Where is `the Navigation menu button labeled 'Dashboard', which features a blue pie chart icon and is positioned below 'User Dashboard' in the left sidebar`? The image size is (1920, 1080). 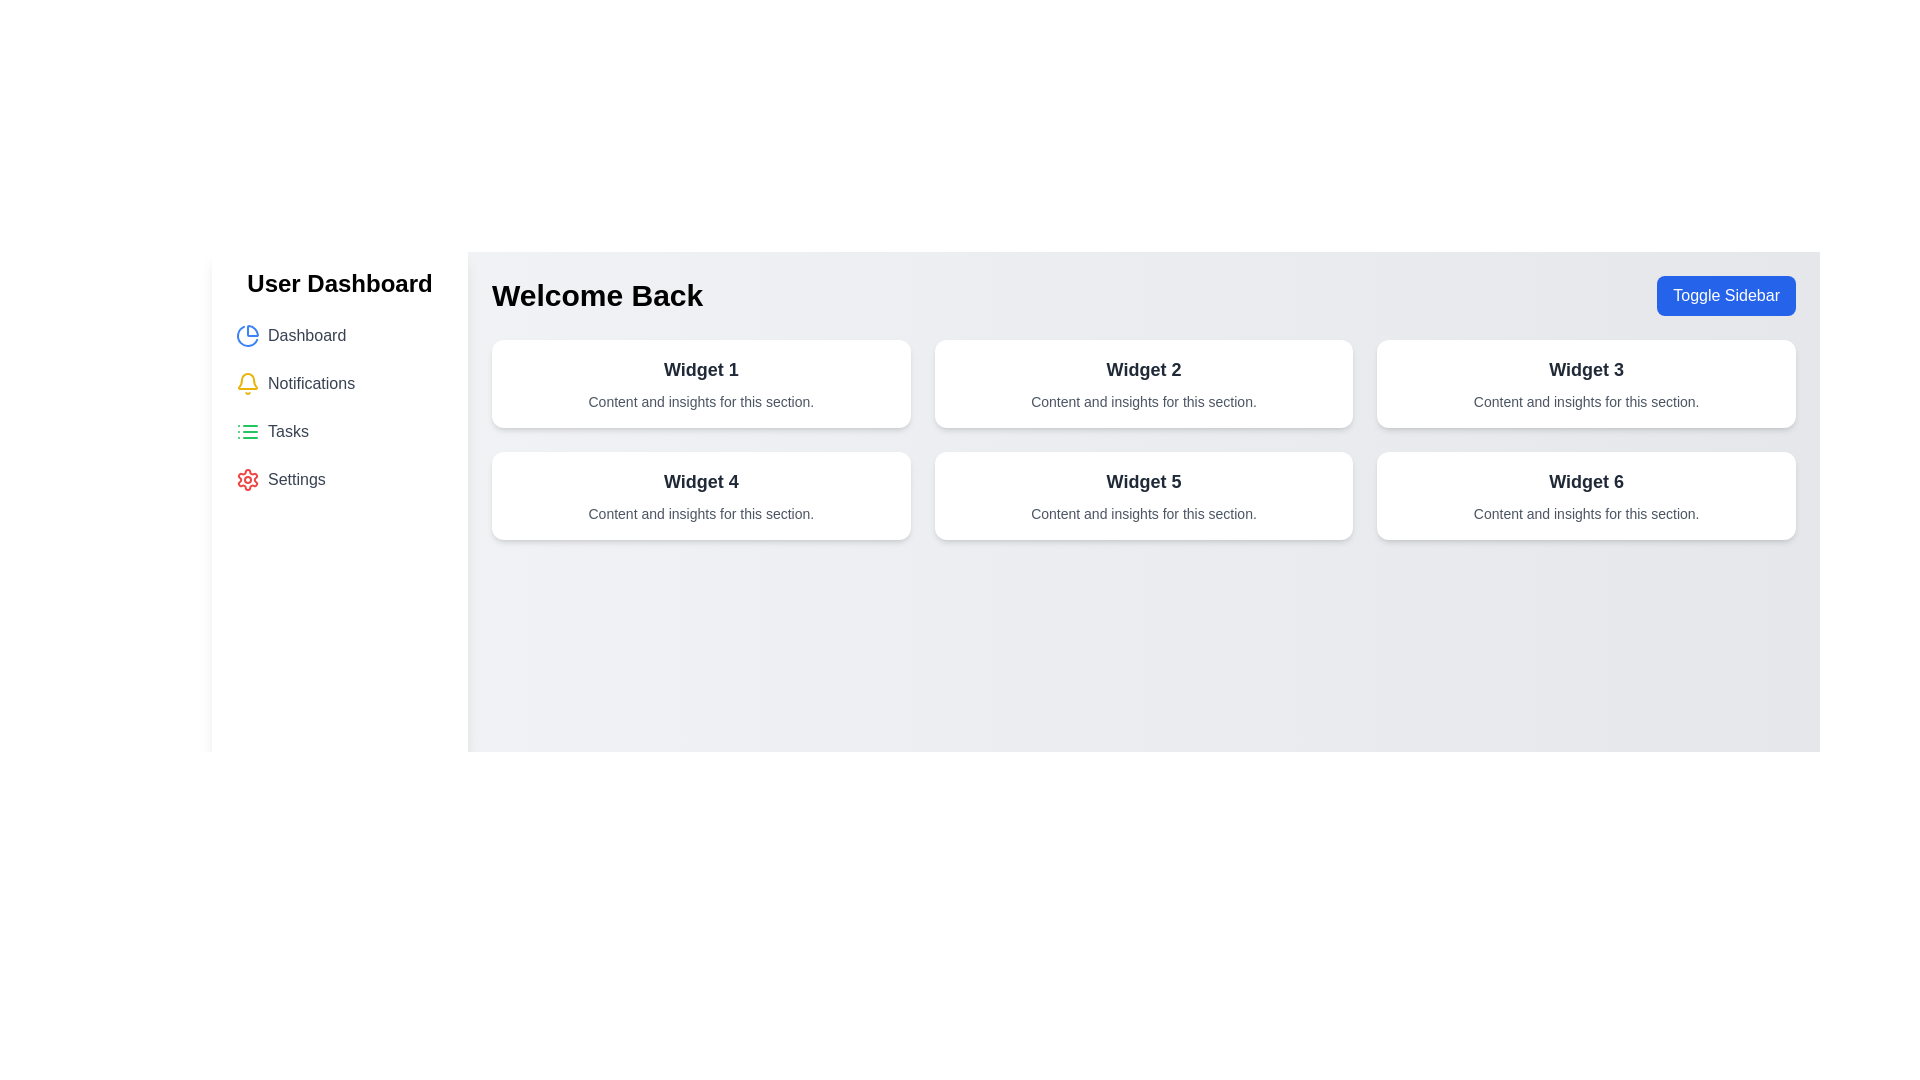 the Navigation menu button labeled 'Dashboard', which features a blue pie chart icon and is positioned below 'User Dashboard' in the left sidebar is located at coordinates (340, 334).